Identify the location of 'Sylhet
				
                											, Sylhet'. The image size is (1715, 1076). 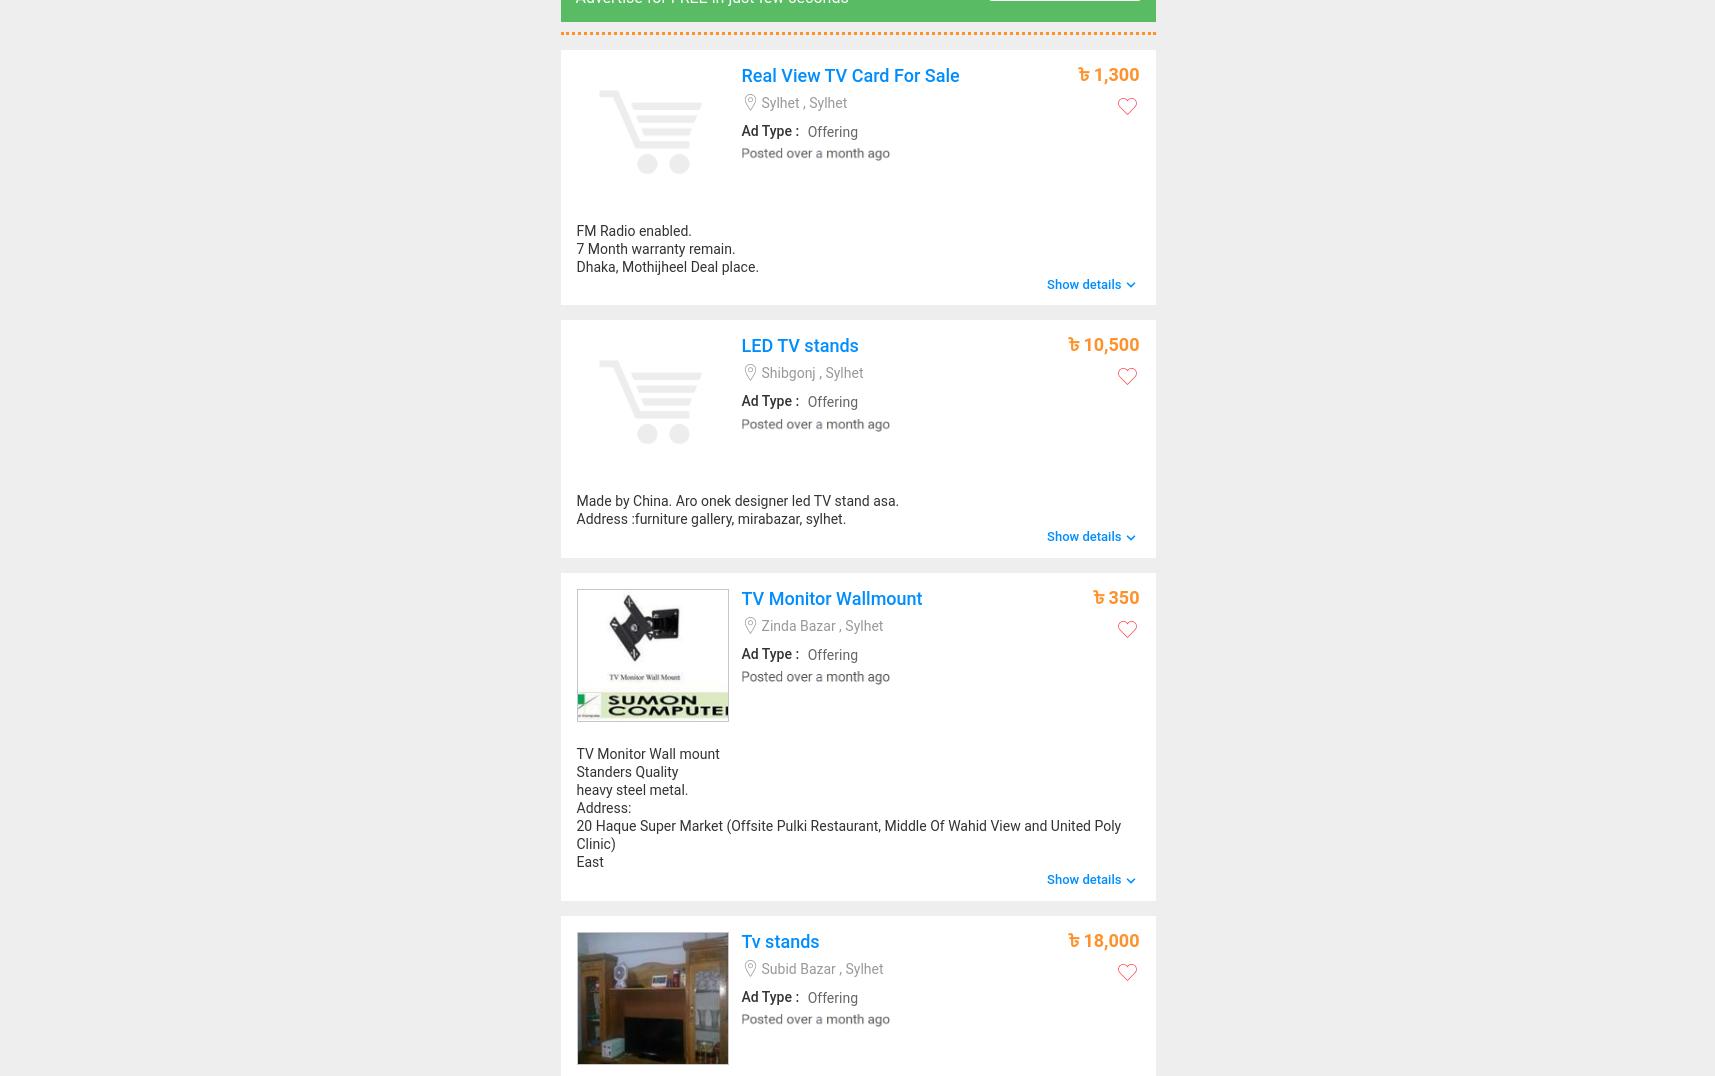
(802, 101).